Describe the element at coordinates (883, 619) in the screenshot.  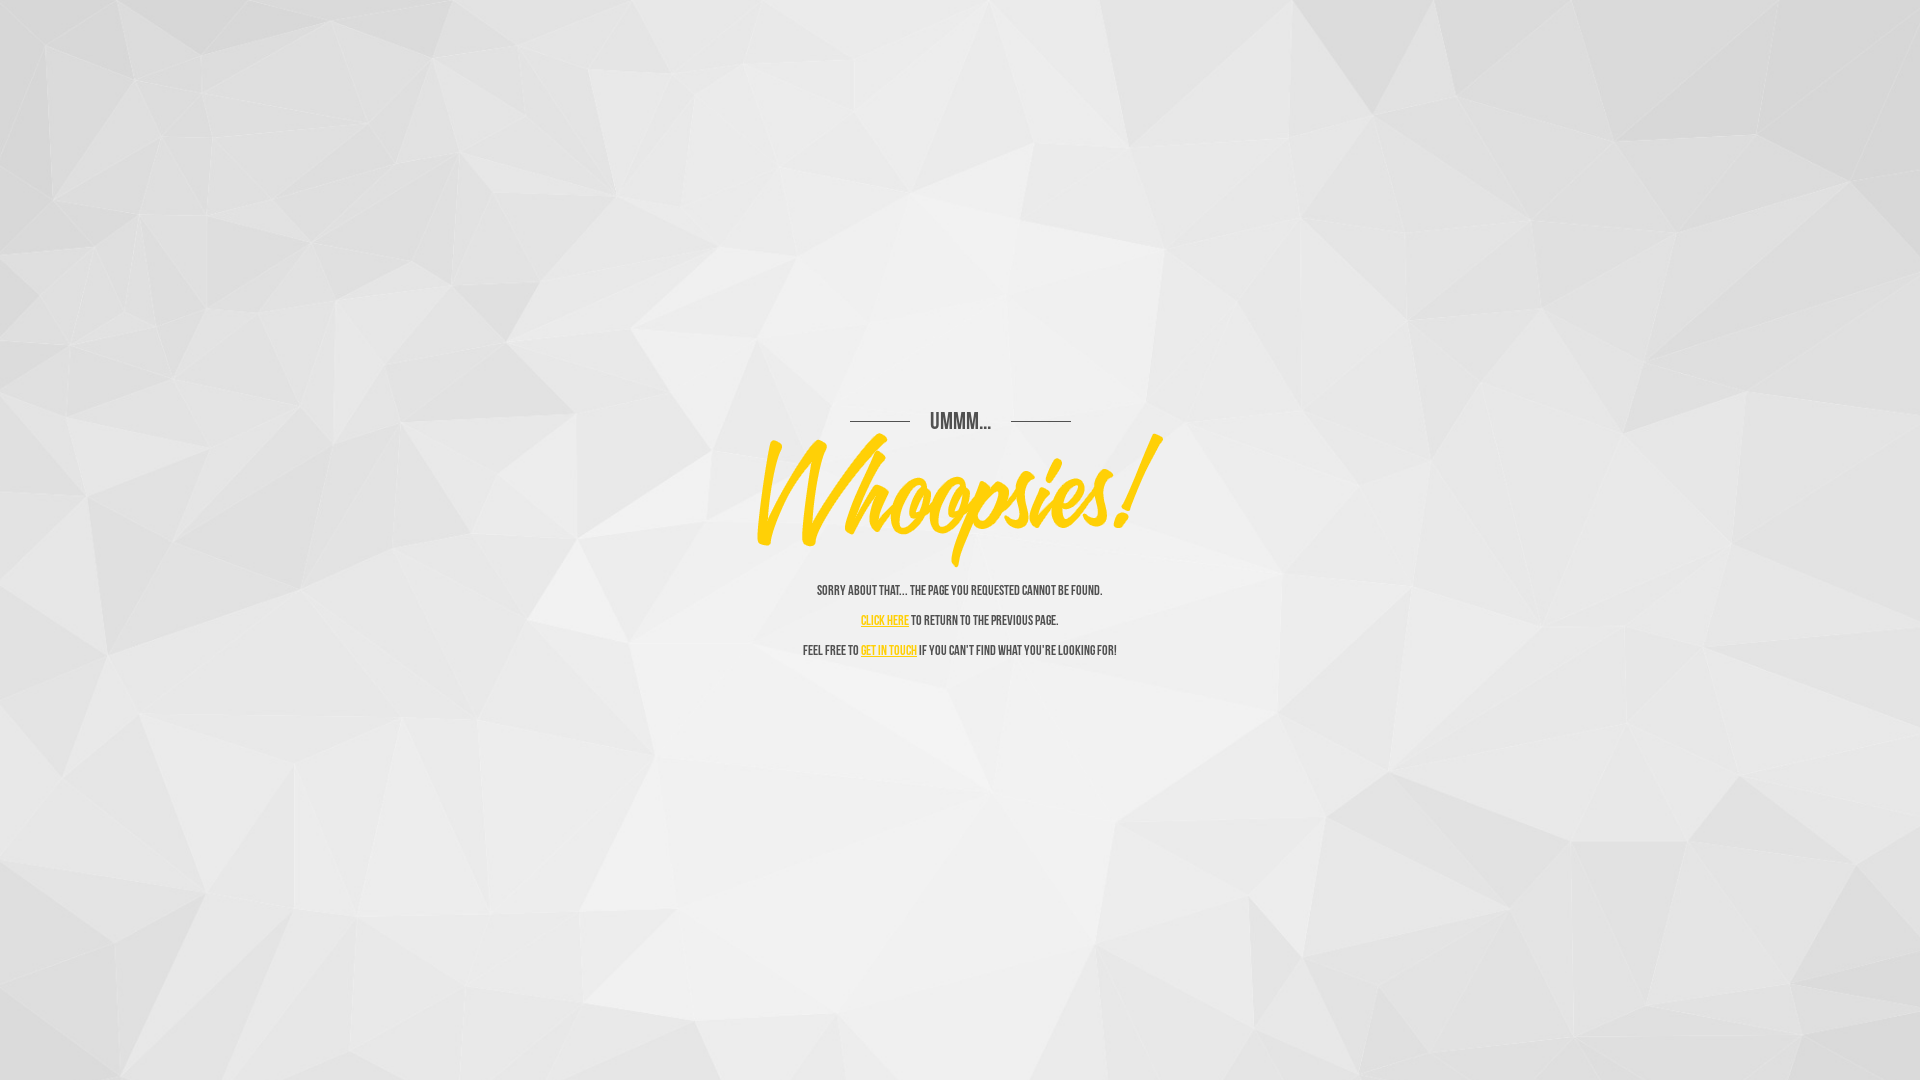
I see `'Click here'` at that location.